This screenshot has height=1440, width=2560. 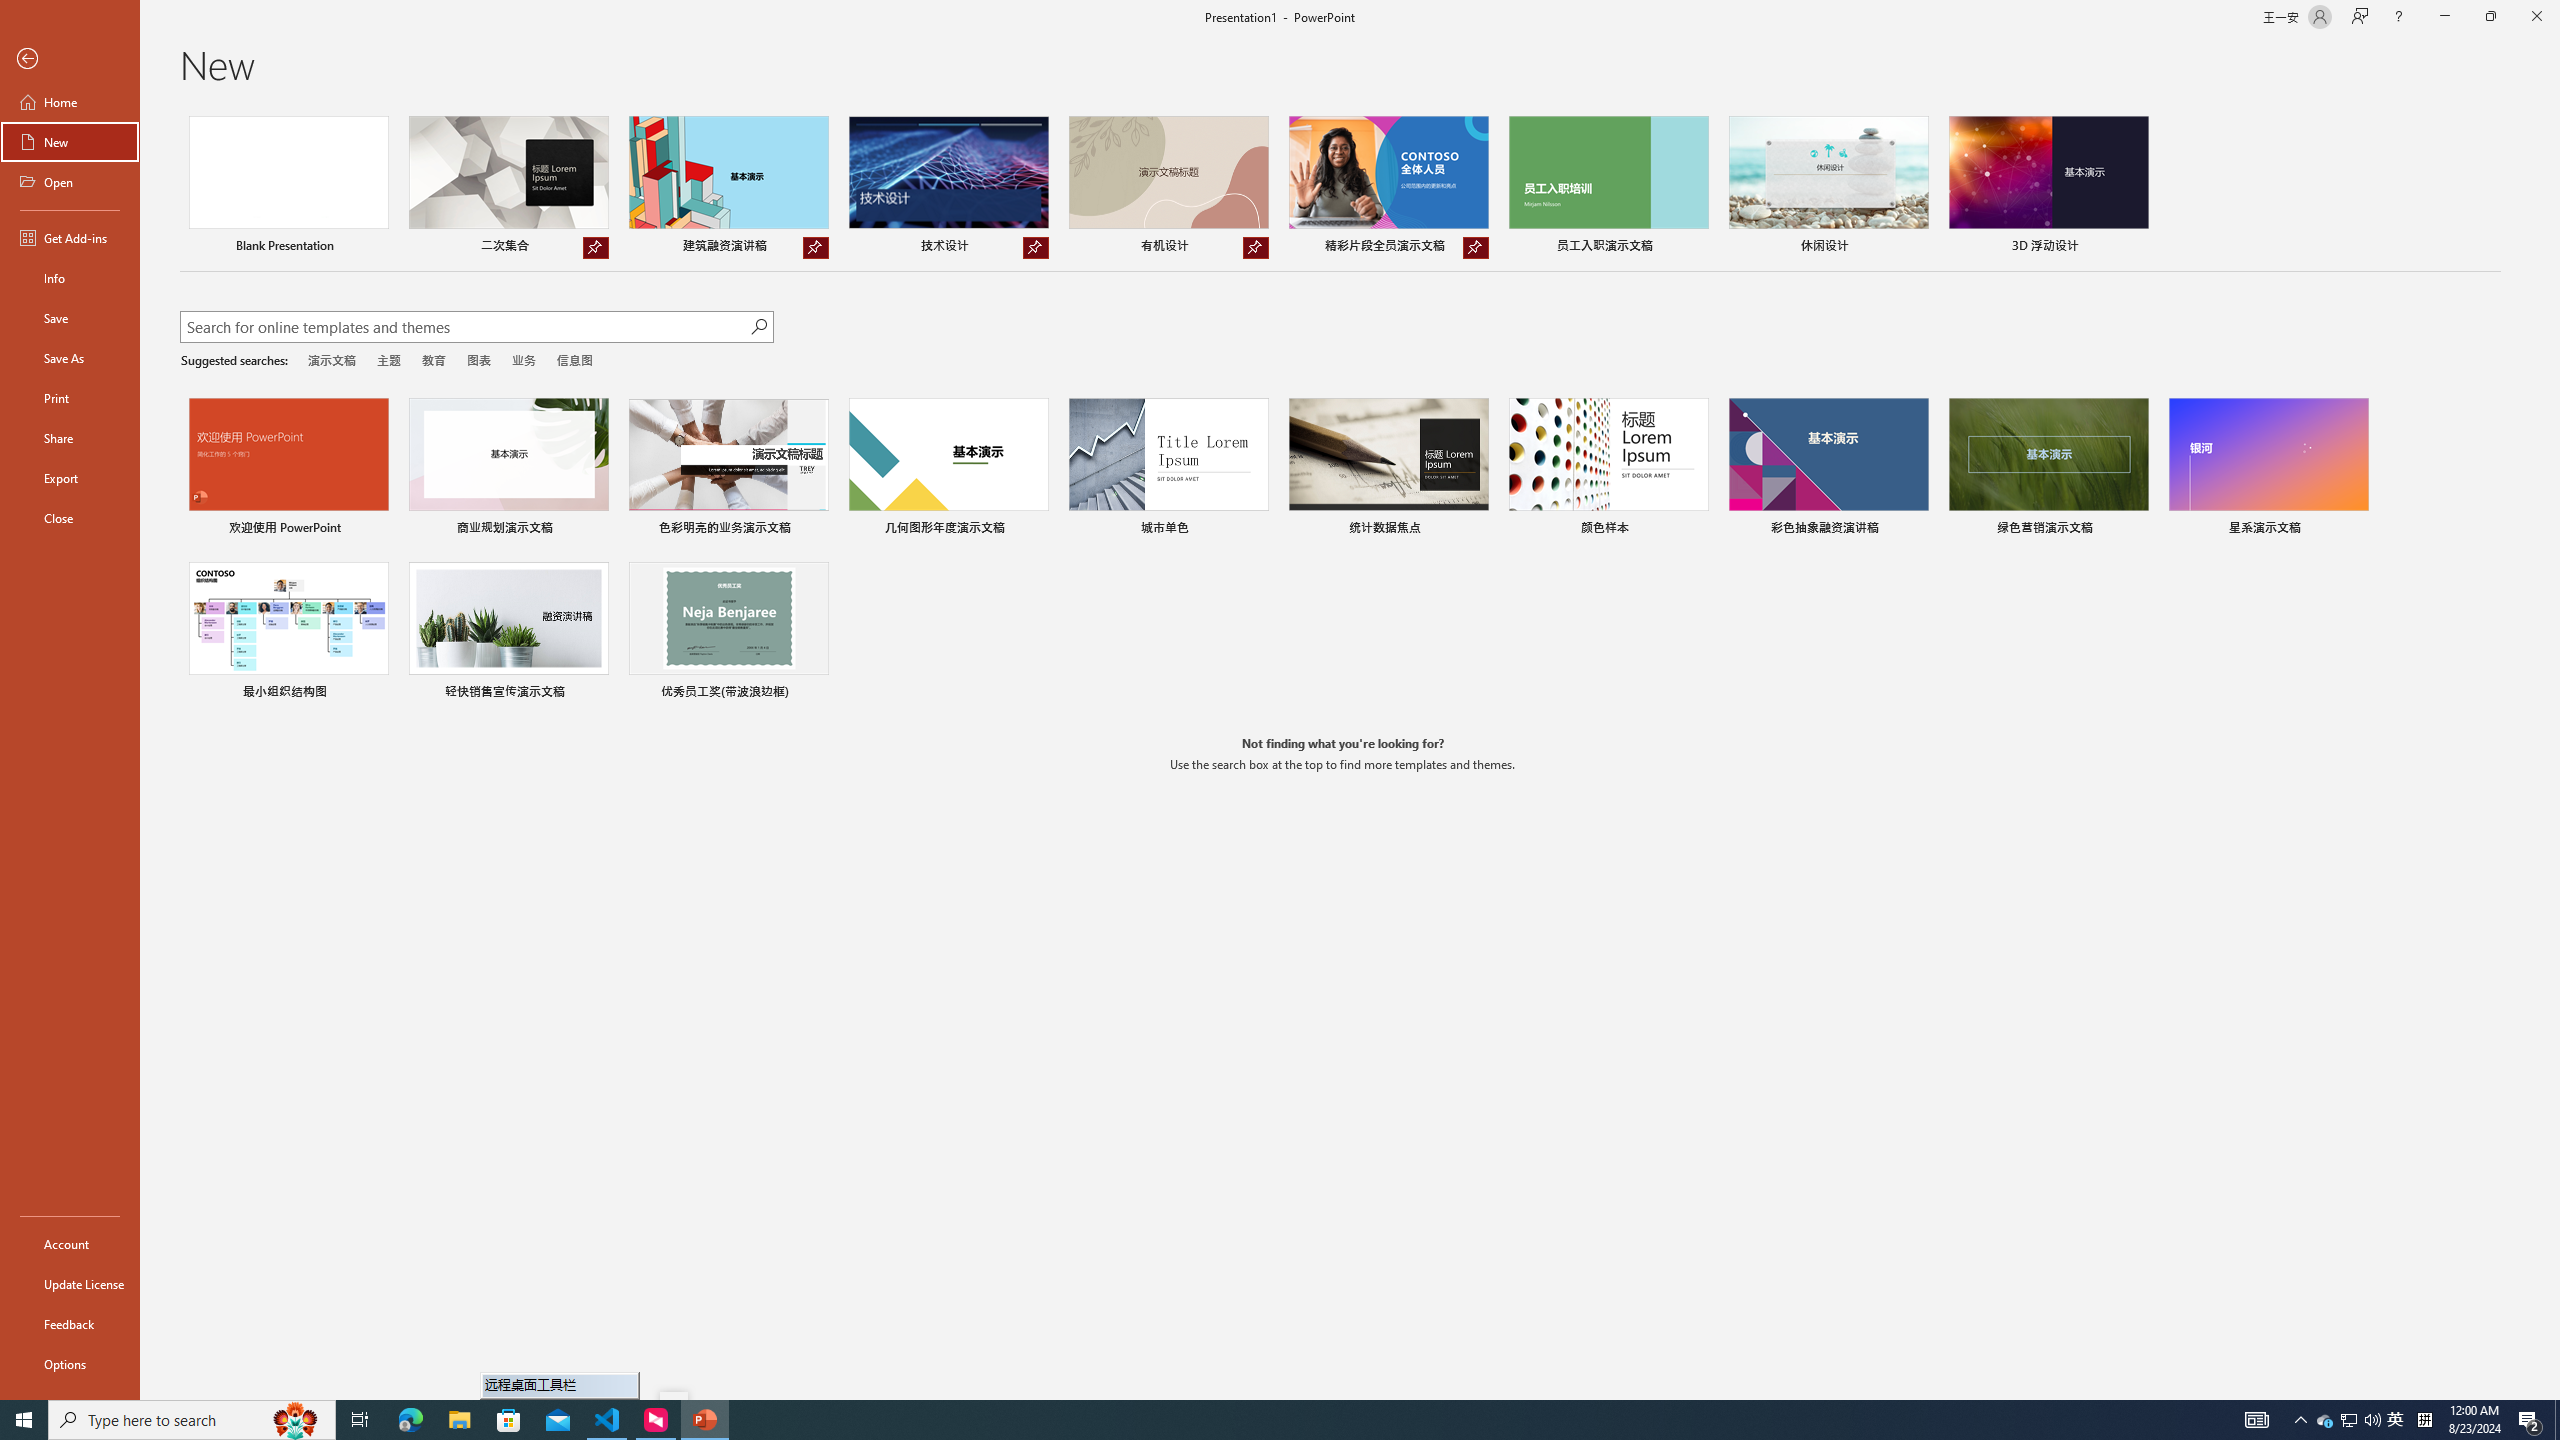 I want to click on 'Start searching', so click(x=758, y=326).